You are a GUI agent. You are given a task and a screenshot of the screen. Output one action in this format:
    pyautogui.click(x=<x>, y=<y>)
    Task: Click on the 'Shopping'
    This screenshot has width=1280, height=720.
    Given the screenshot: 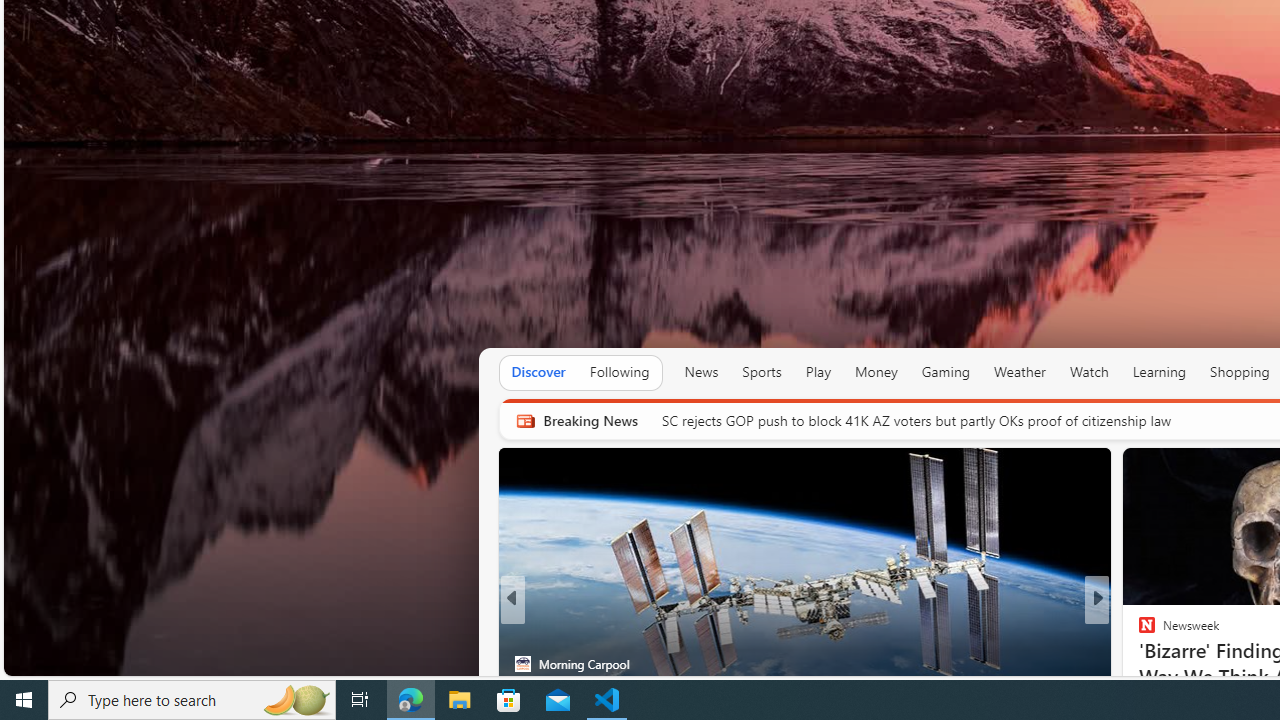 What is the action you would take?
    pyautogui.click(x=1239, y=371)
    